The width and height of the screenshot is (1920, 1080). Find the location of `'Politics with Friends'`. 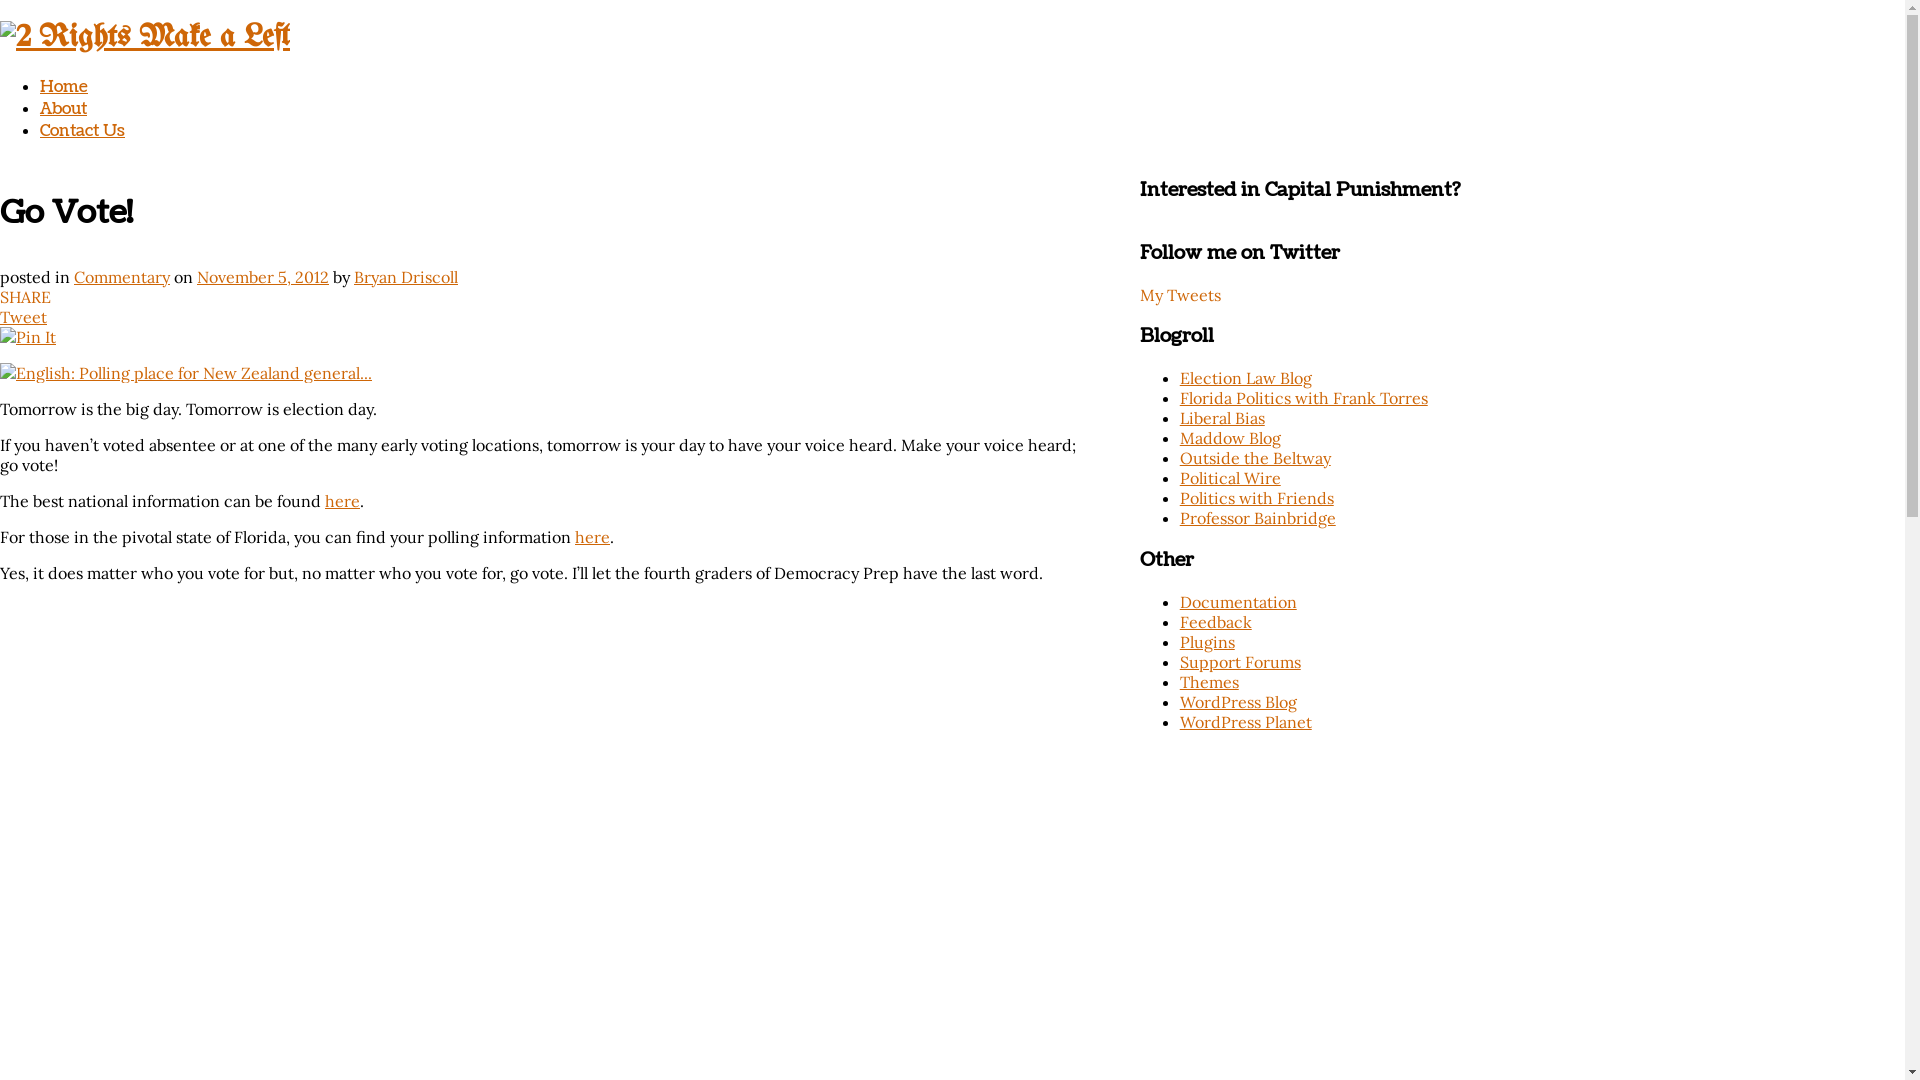

'Politics with Friends' is located at coordinates (1256, 496).